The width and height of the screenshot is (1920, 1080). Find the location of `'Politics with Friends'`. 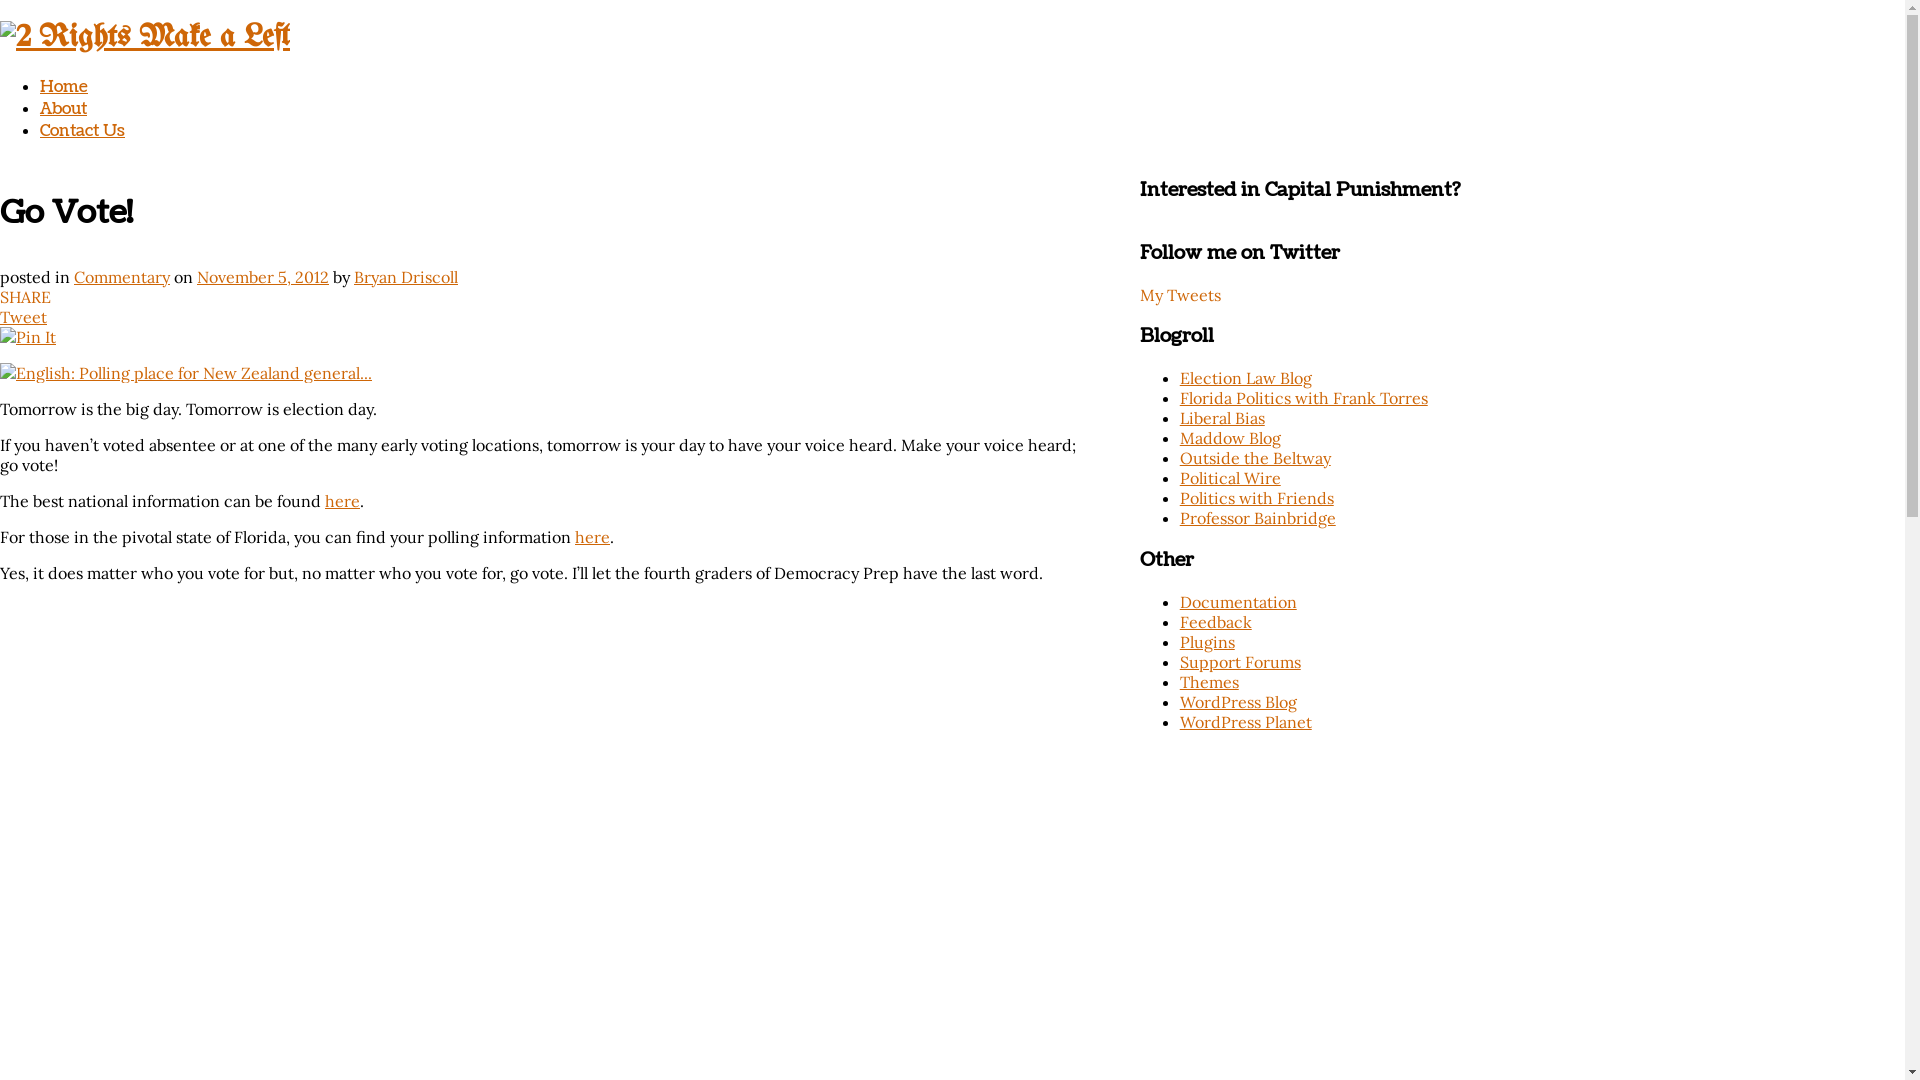

'Politics with Friends' is located at coordinates (1256, 496).